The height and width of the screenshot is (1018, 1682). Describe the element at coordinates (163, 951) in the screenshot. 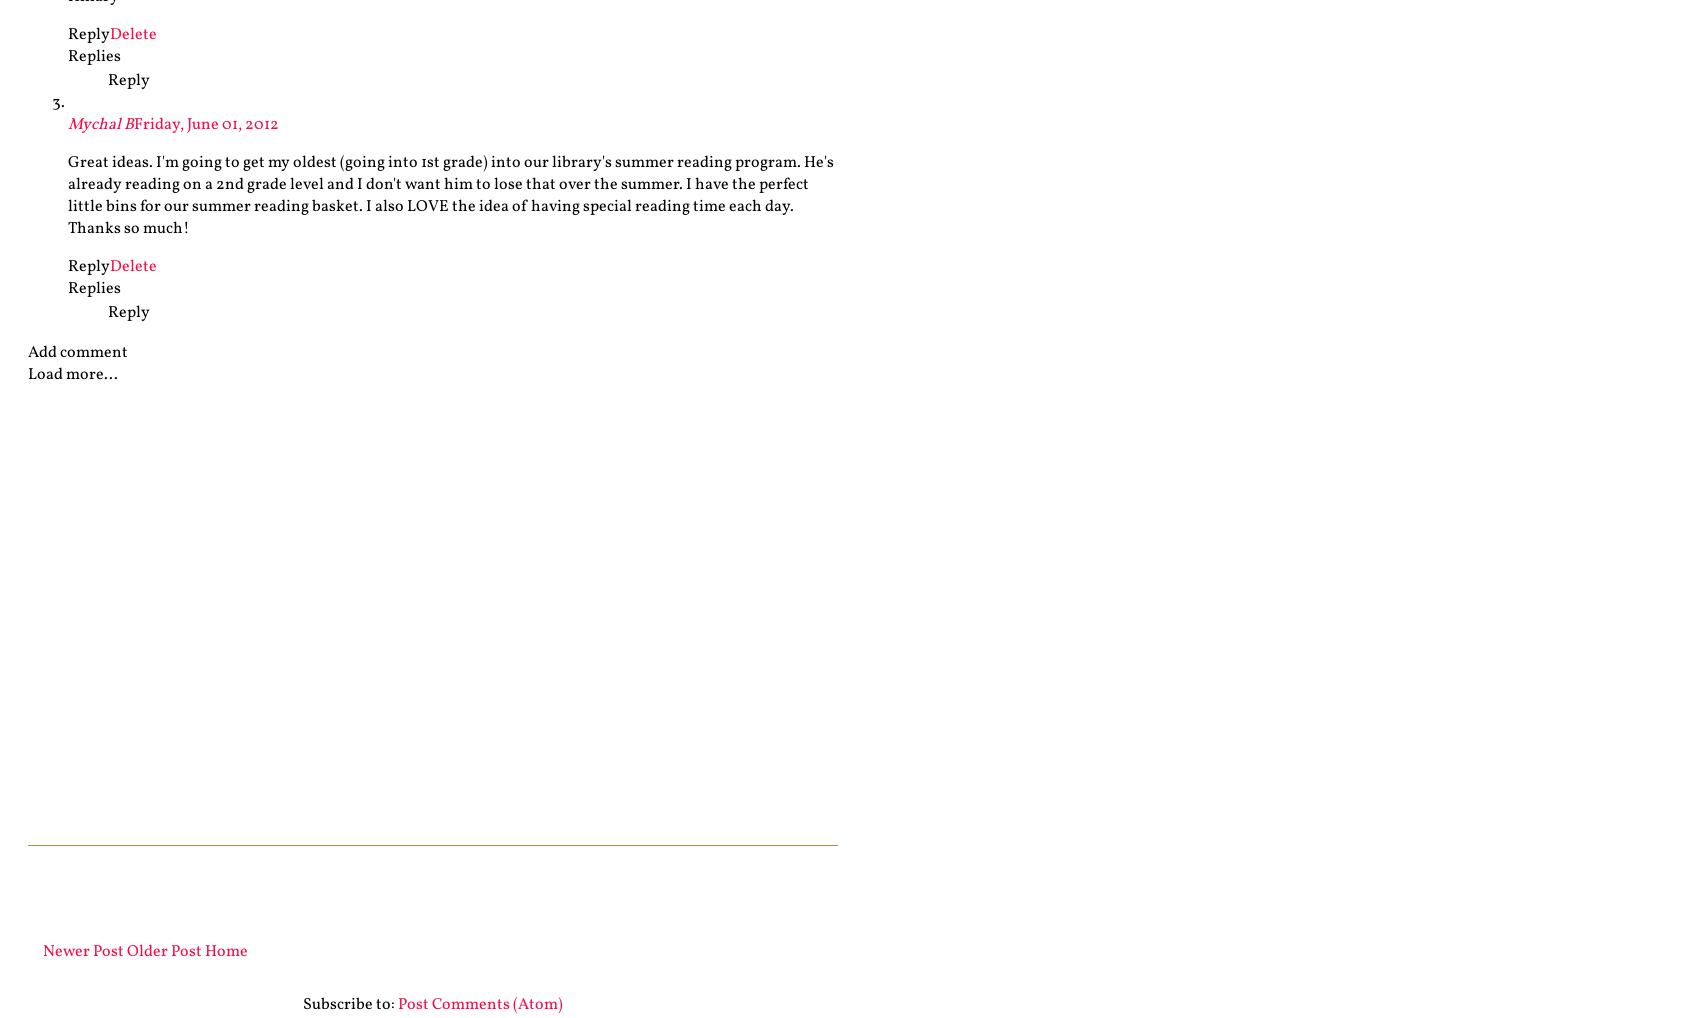

I see `'Older Post'` at that location.